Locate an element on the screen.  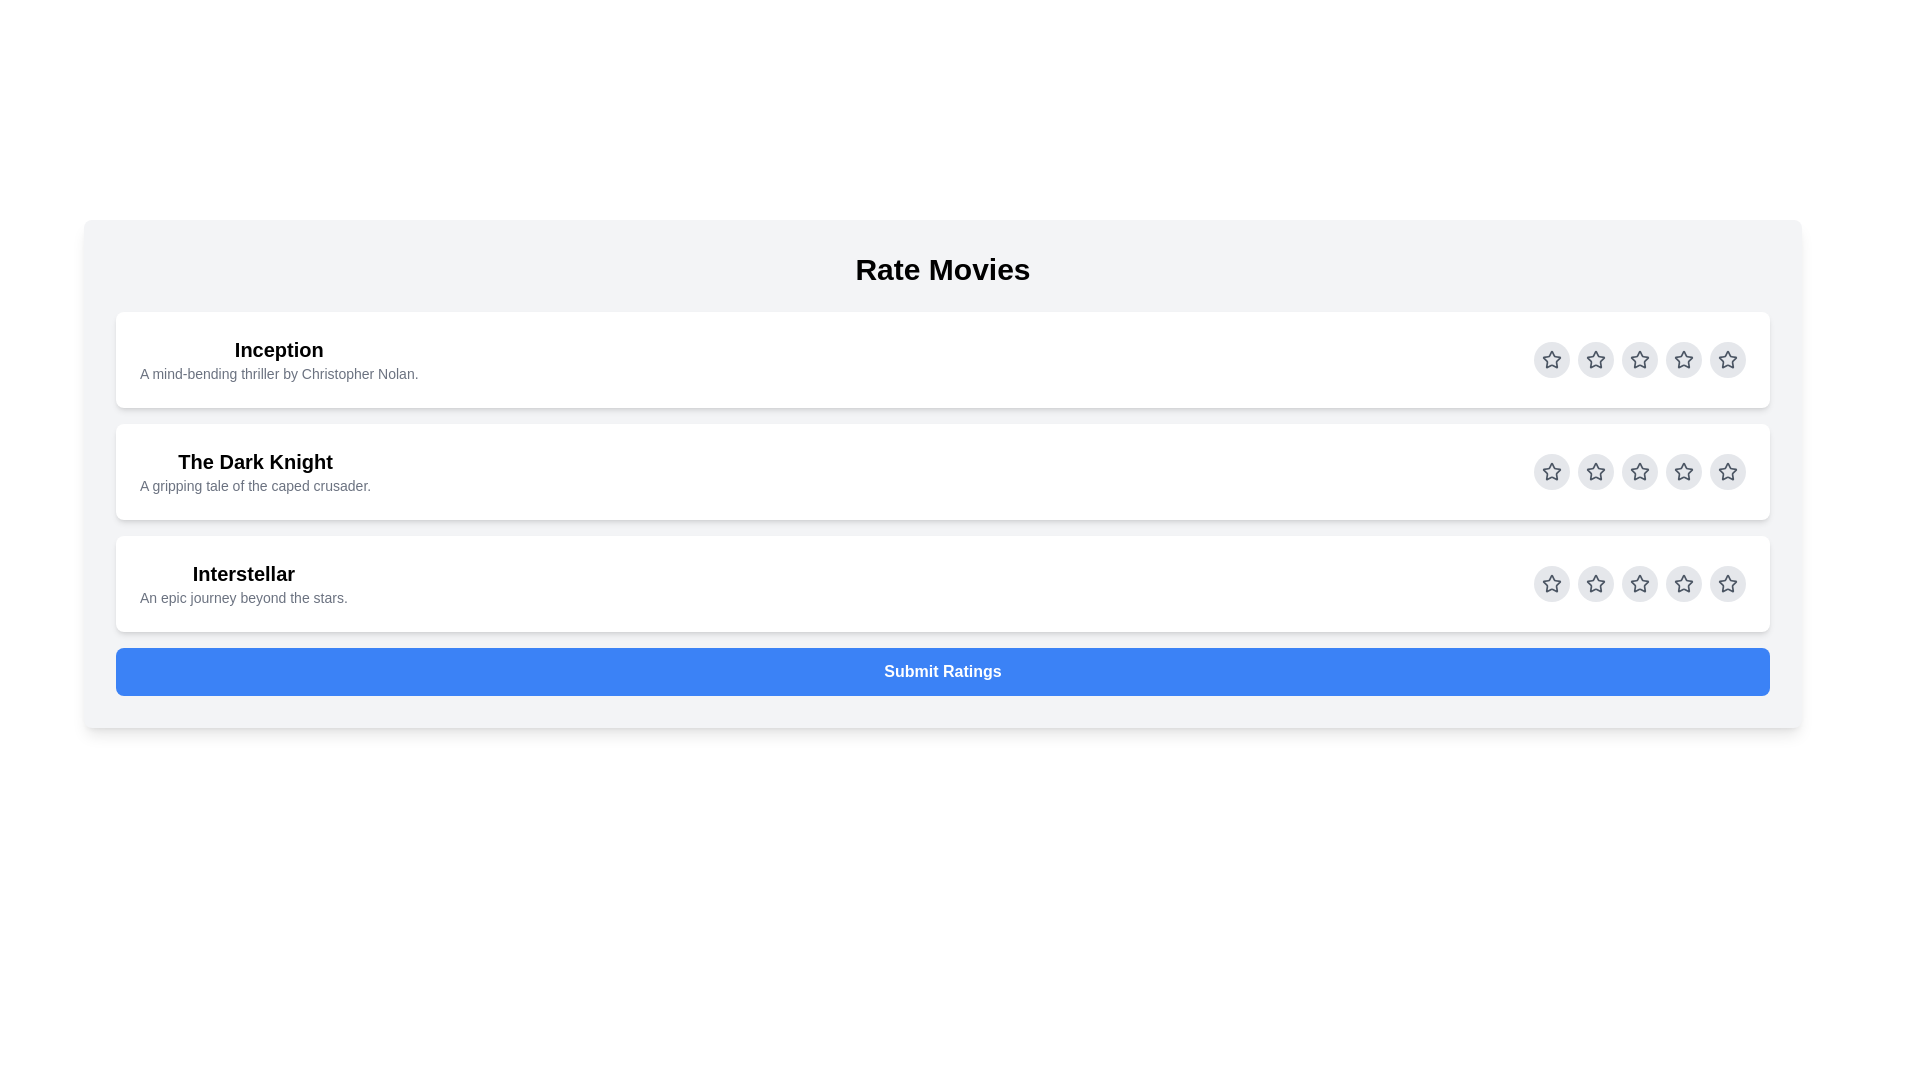
the rating stars for movie The Dark Knight is located at coordinates (1550, 471).